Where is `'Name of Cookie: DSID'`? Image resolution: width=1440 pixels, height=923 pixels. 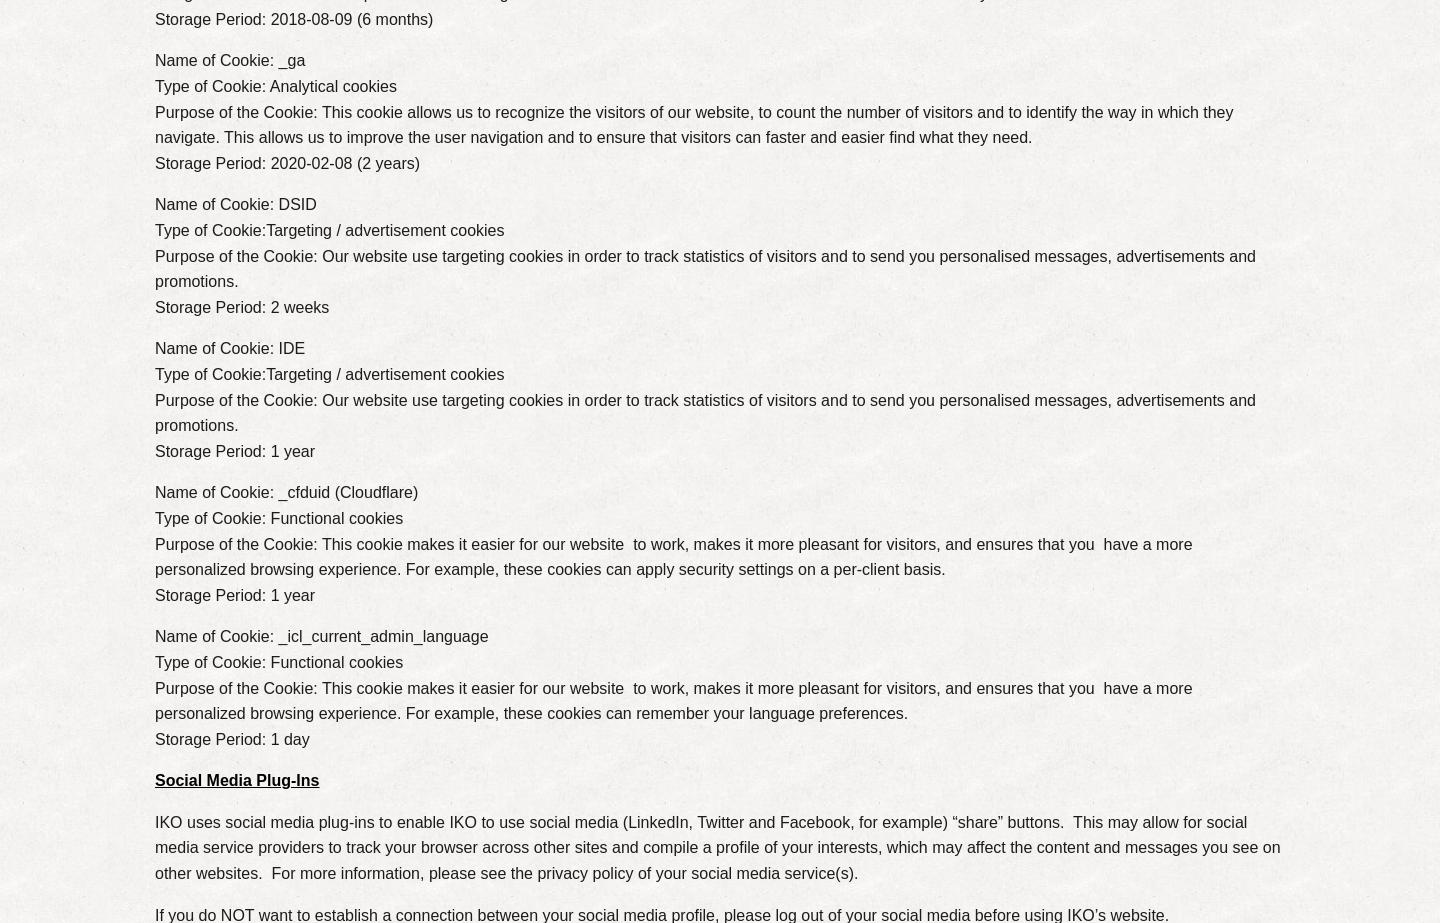
'Name of Cookie: DSID' is located at coordinates (235, 204).